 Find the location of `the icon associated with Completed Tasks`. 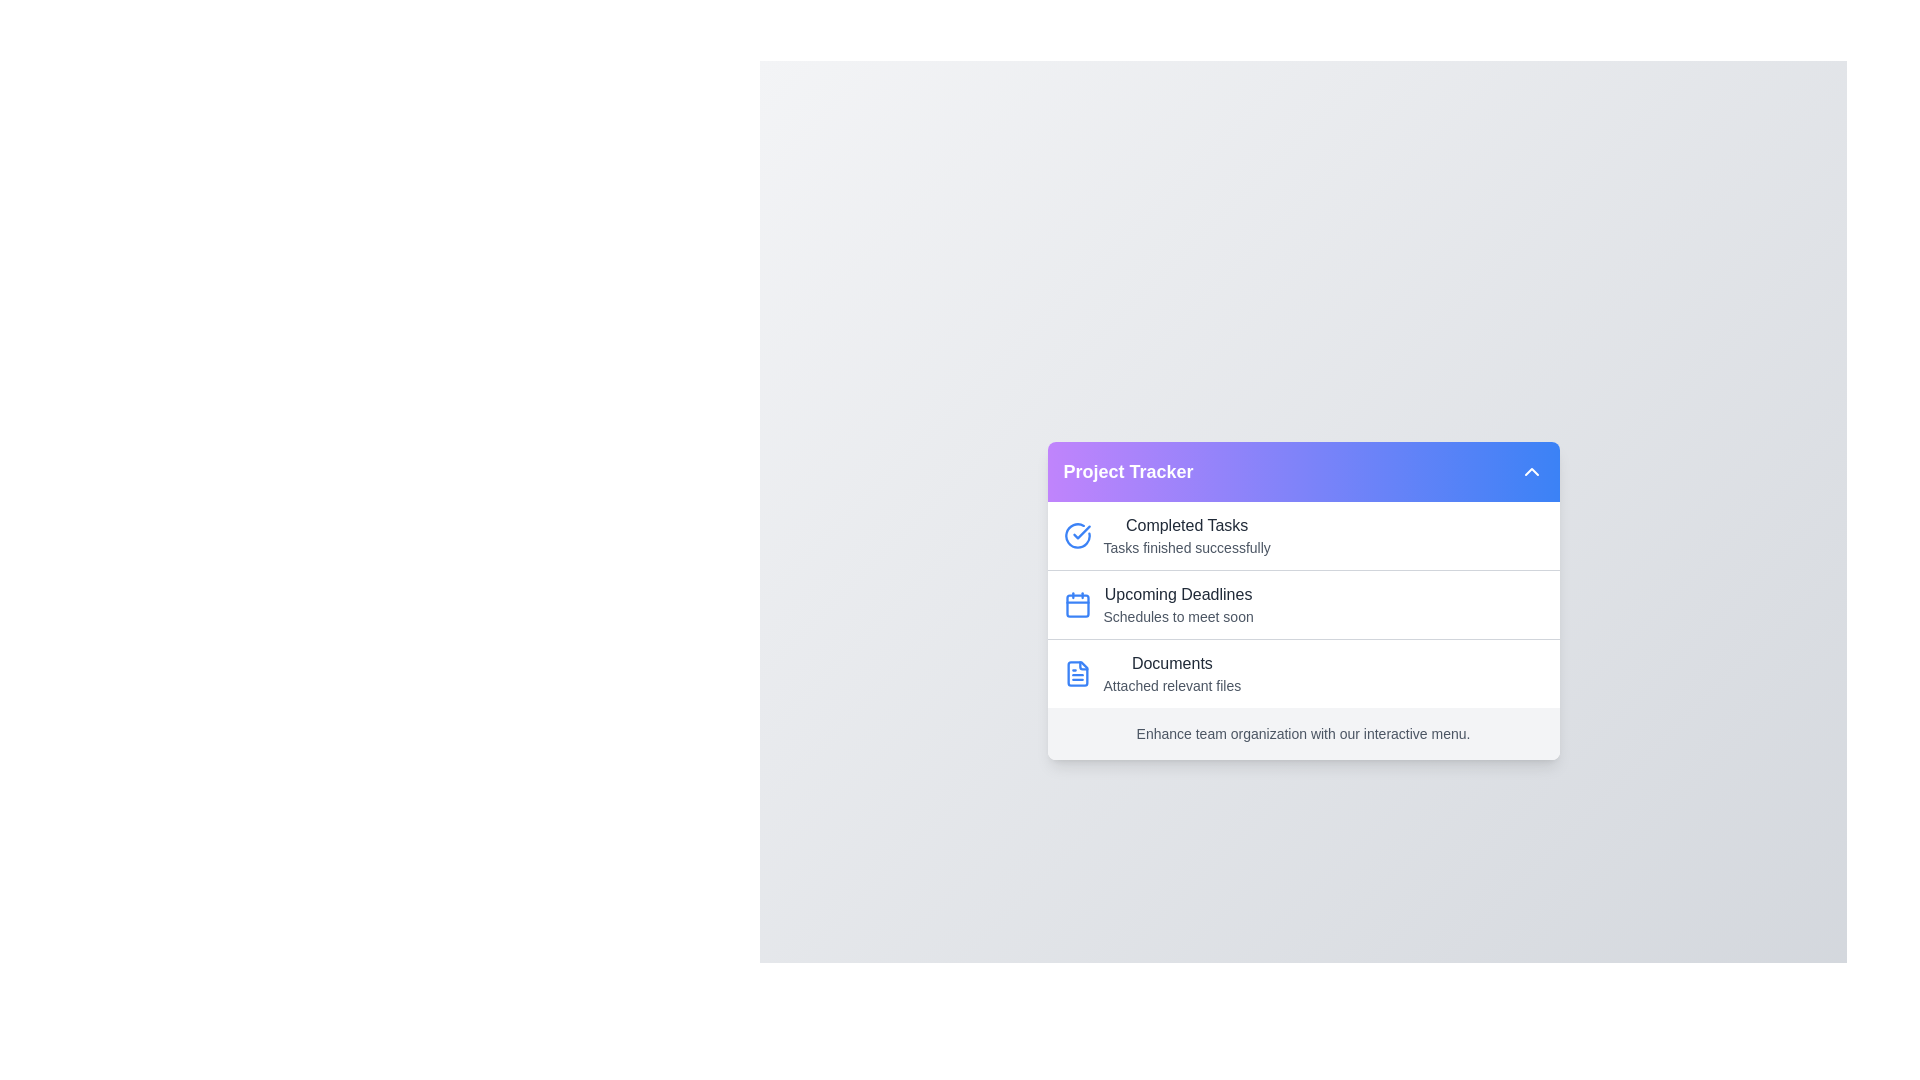

the icon associated with Completed Tasks is located at coordinates (1076, 535).